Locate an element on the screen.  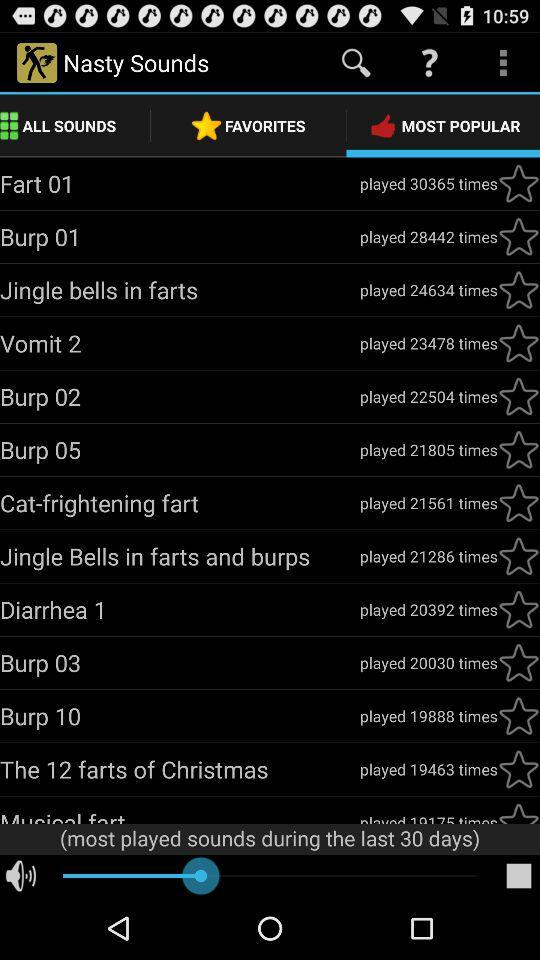
the cat-frightening fart app is located at coordinates (179, 502).